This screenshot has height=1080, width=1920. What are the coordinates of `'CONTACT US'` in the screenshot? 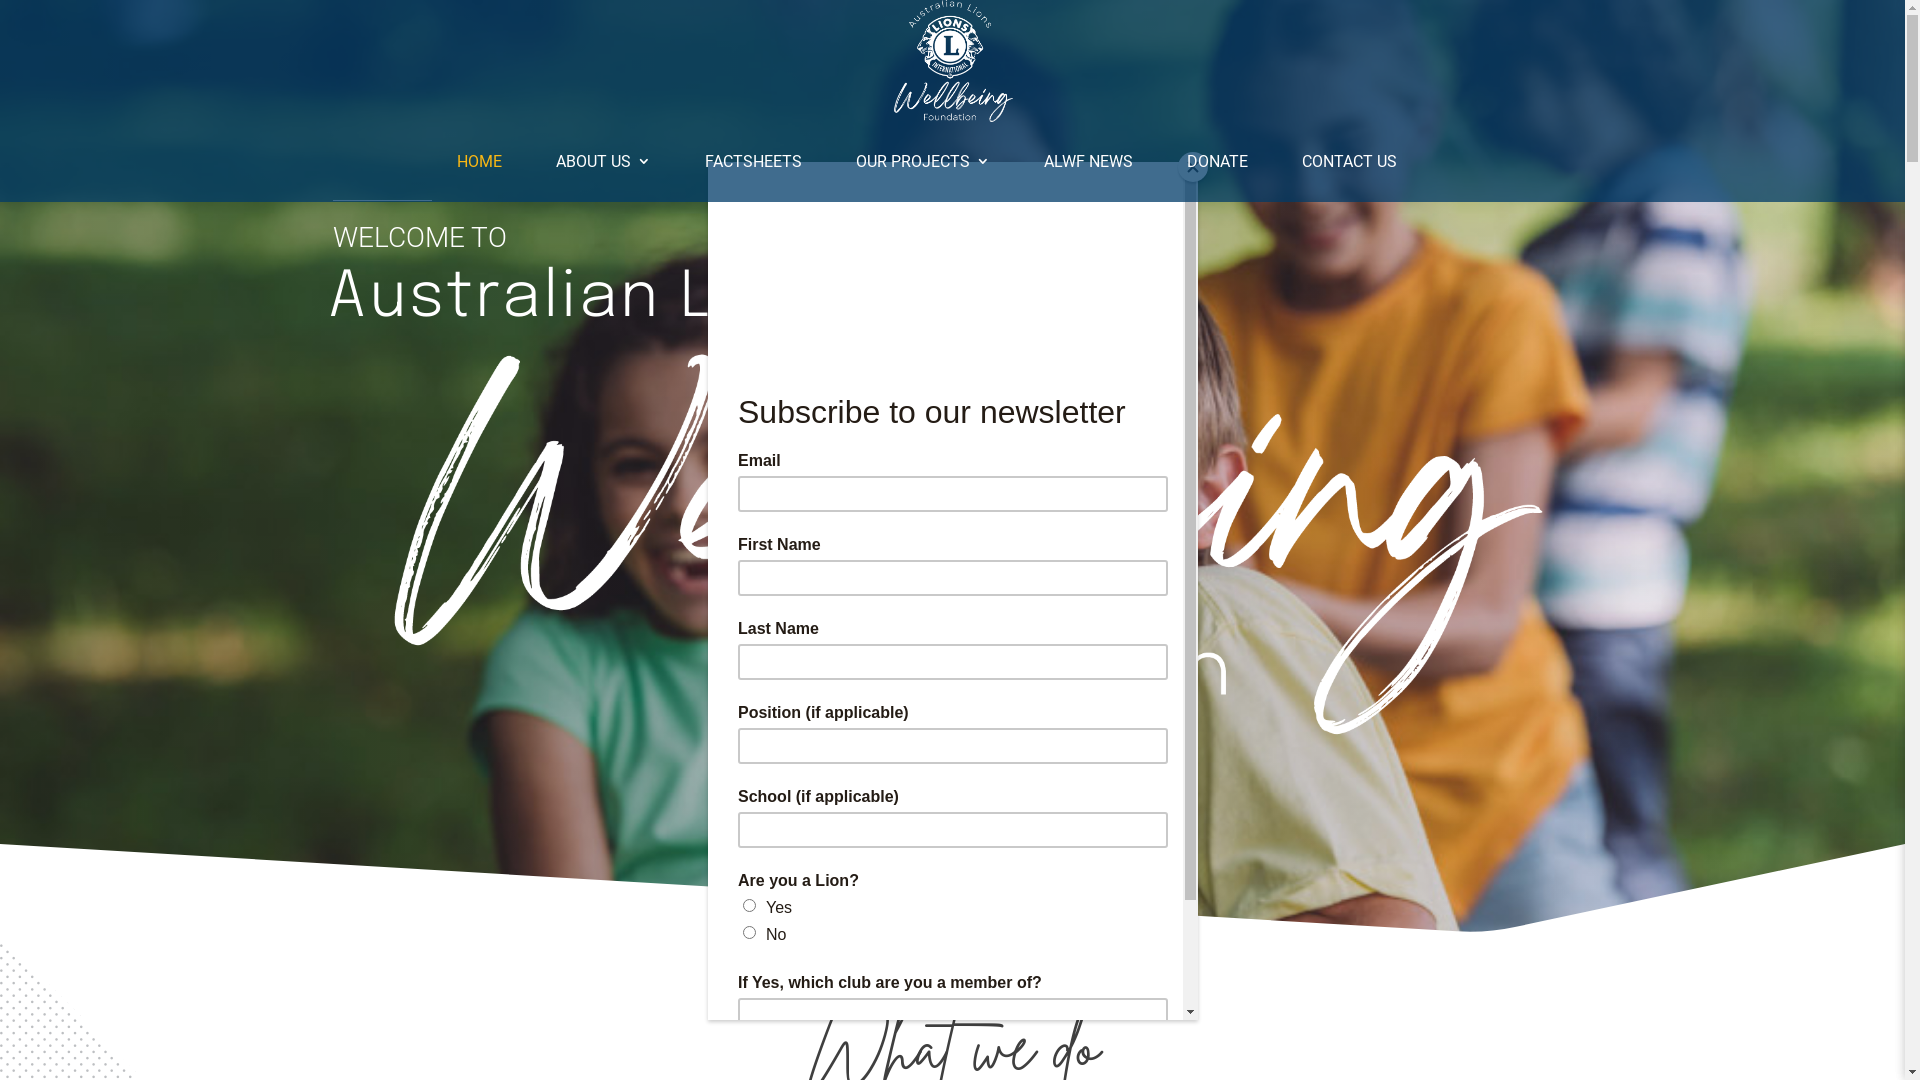 It's located at (1301, 161).